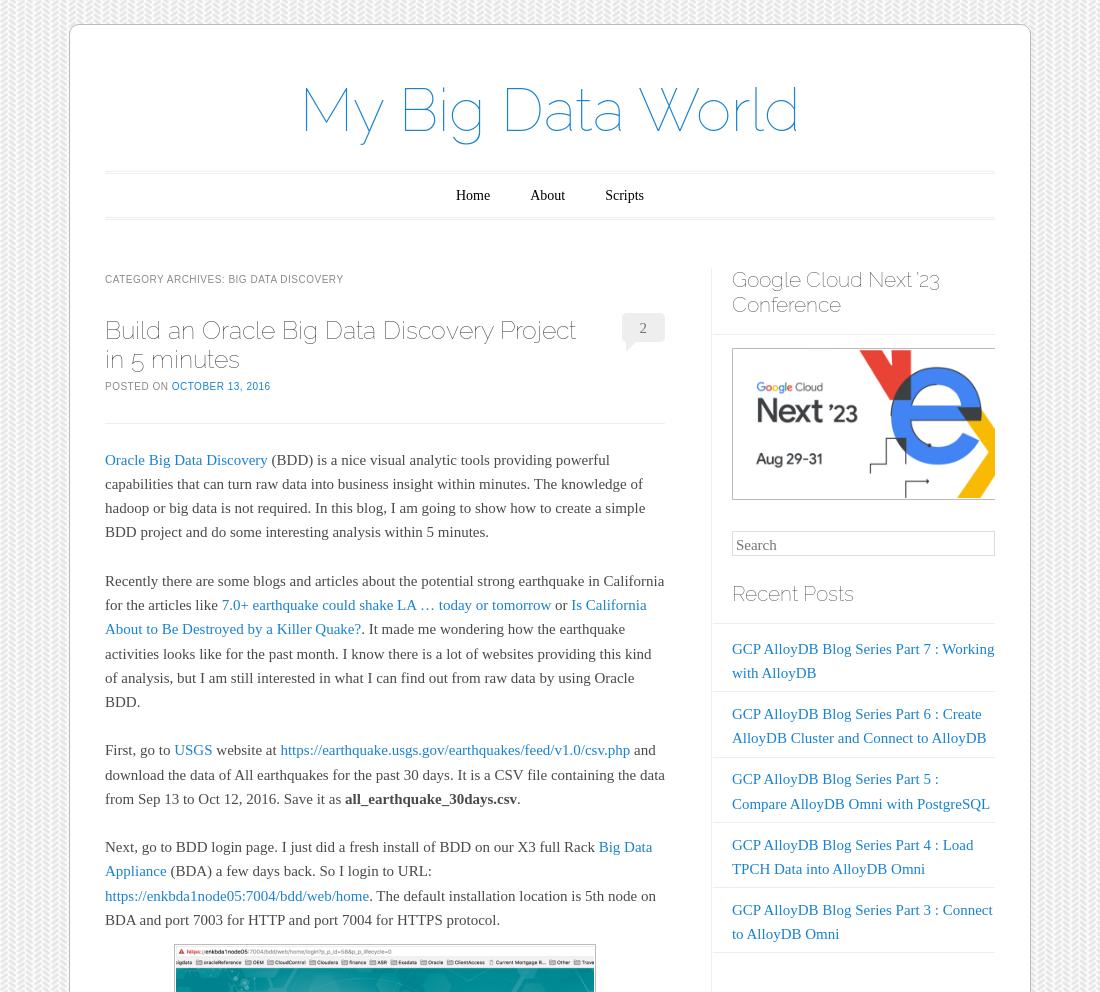  I want to click on 'GCP AlloyDB Blog Series Part 3 : Connect to AlloyDB Omni', so click(860, 919).